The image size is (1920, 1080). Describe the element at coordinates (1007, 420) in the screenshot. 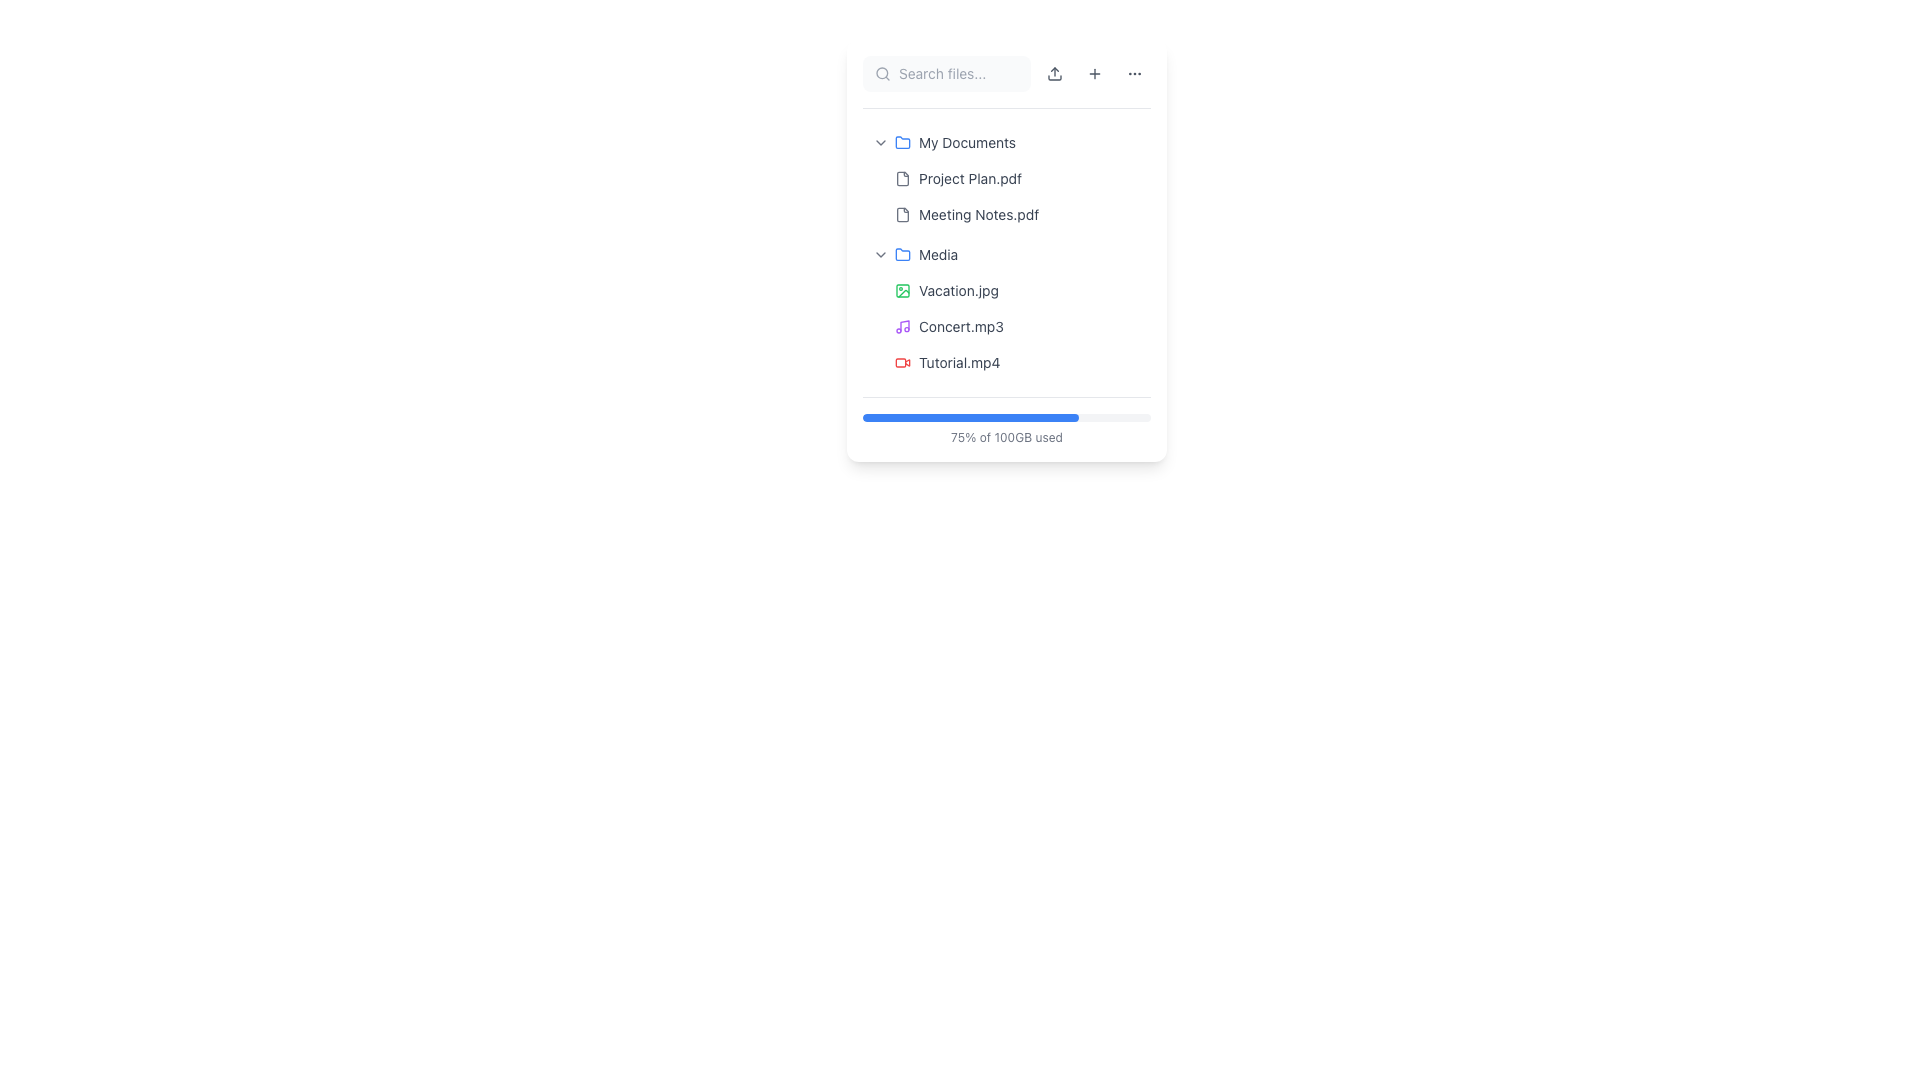

I see `text displayed on the progress bar with annotation, which shows '75% of 100GB used'` at that location.